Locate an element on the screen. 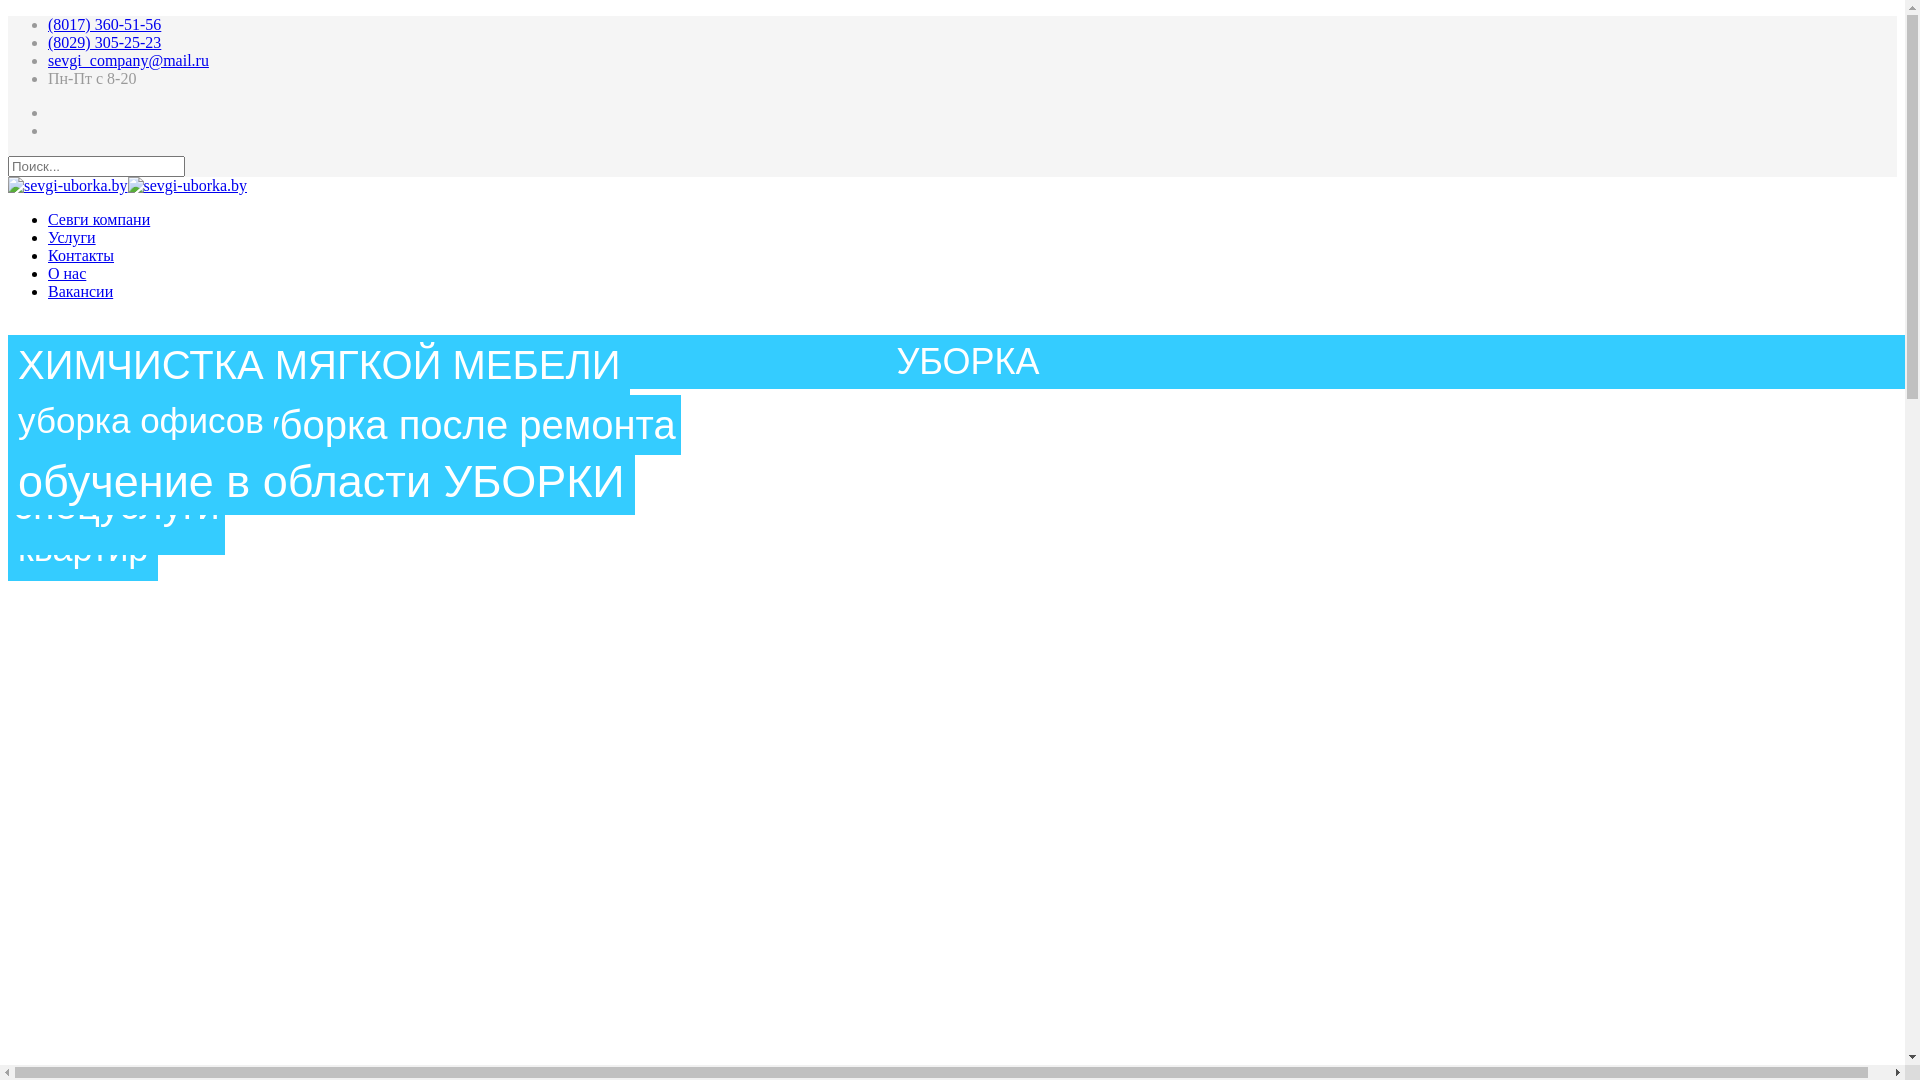 The height and width of the screenshot is (1080, 1920). '(8029) 305-25-23' is located at coordinates (103, 42).